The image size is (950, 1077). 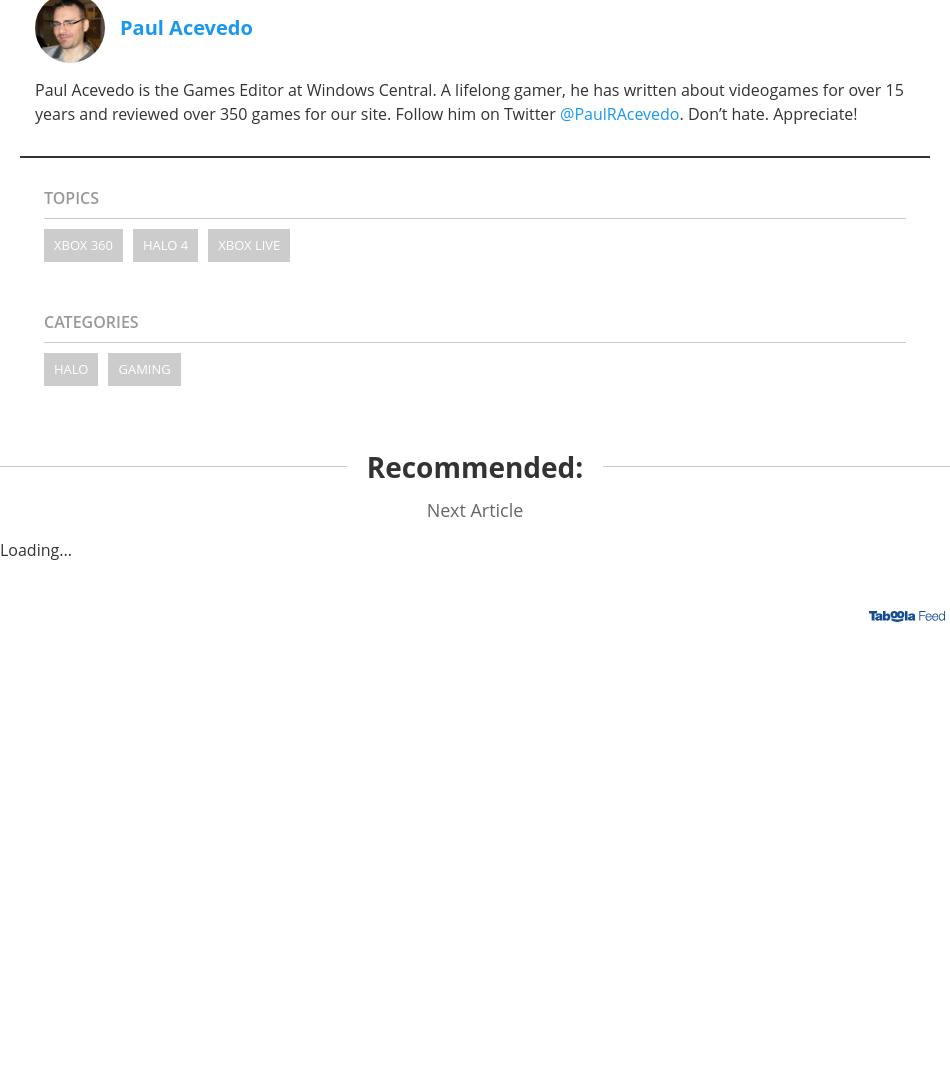 I want to click on 'CATEGORIES', so click(x=91, y=321).